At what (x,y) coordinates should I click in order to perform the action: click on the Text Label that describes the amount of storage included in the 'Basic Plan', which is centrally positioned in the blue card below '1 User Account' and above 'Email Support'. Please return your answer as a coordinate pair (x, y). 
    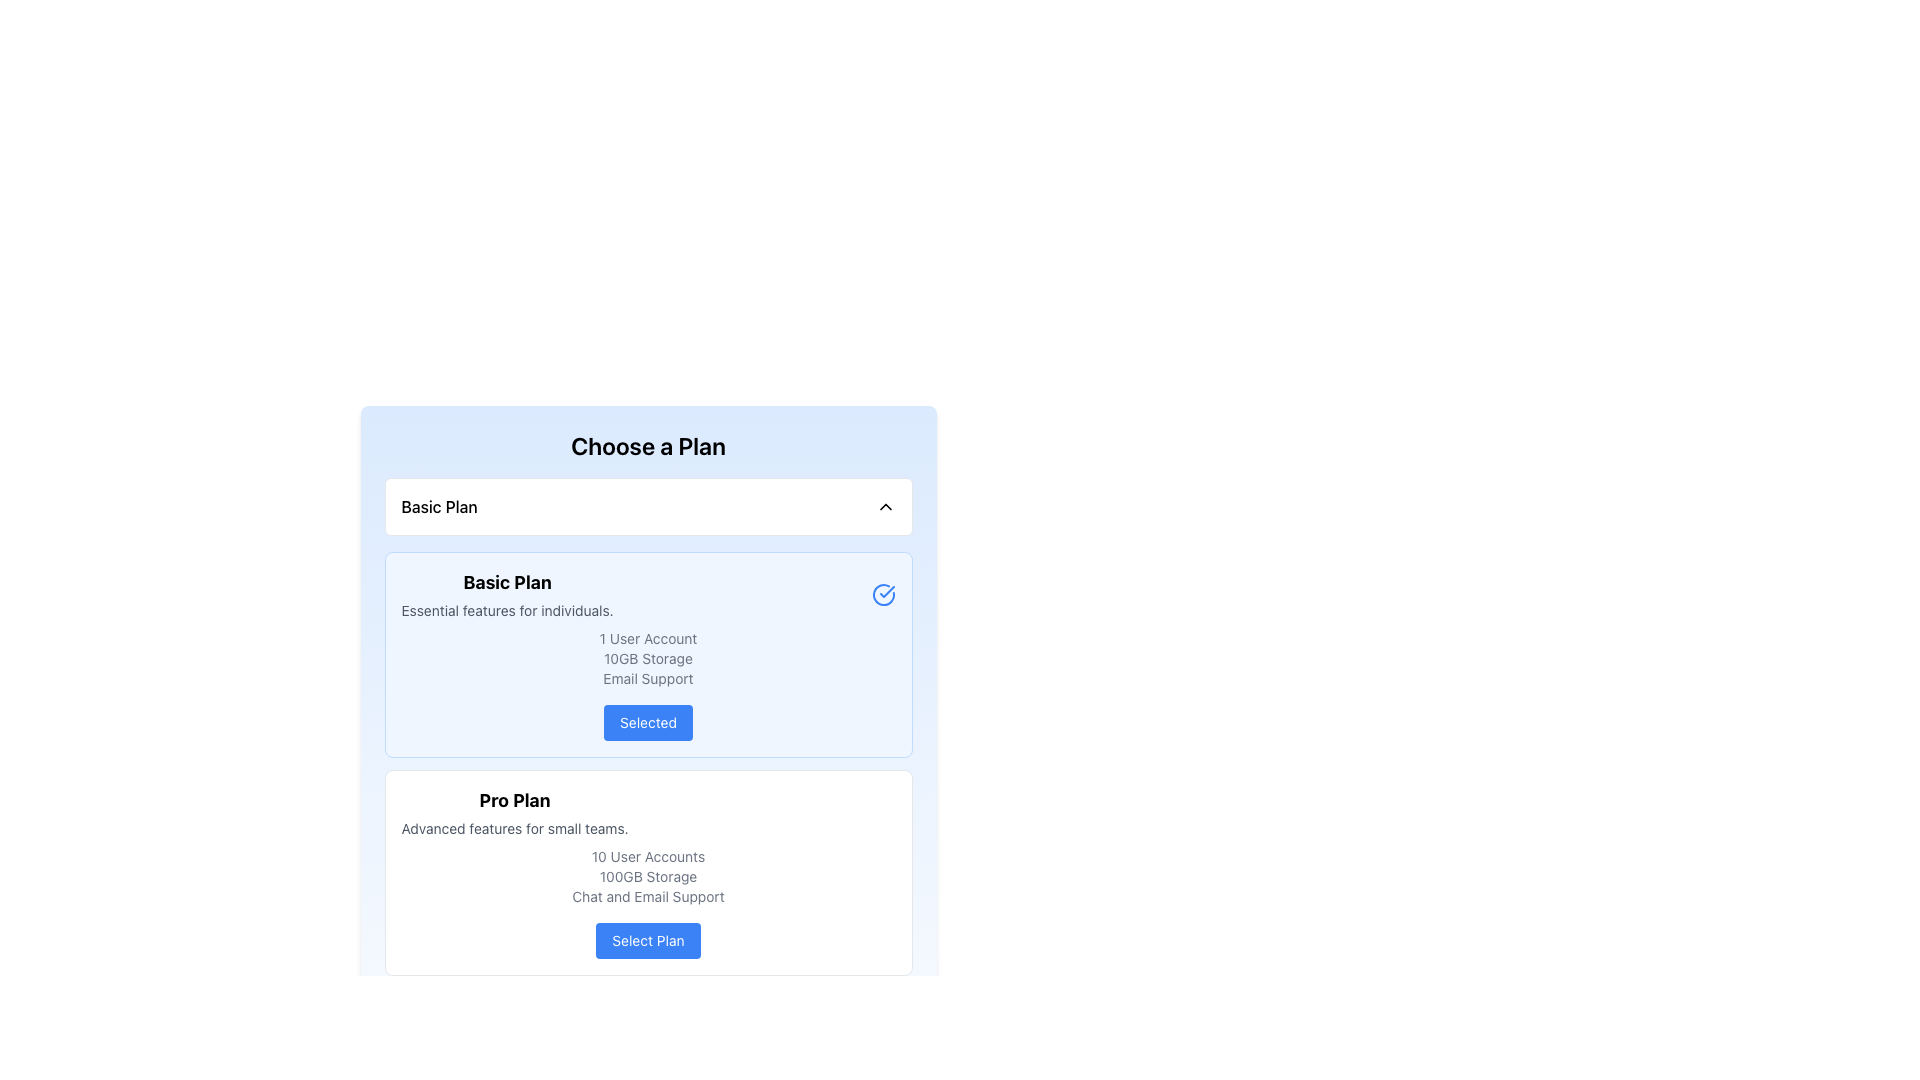
    Looking at the image, I should click on (648, 659).